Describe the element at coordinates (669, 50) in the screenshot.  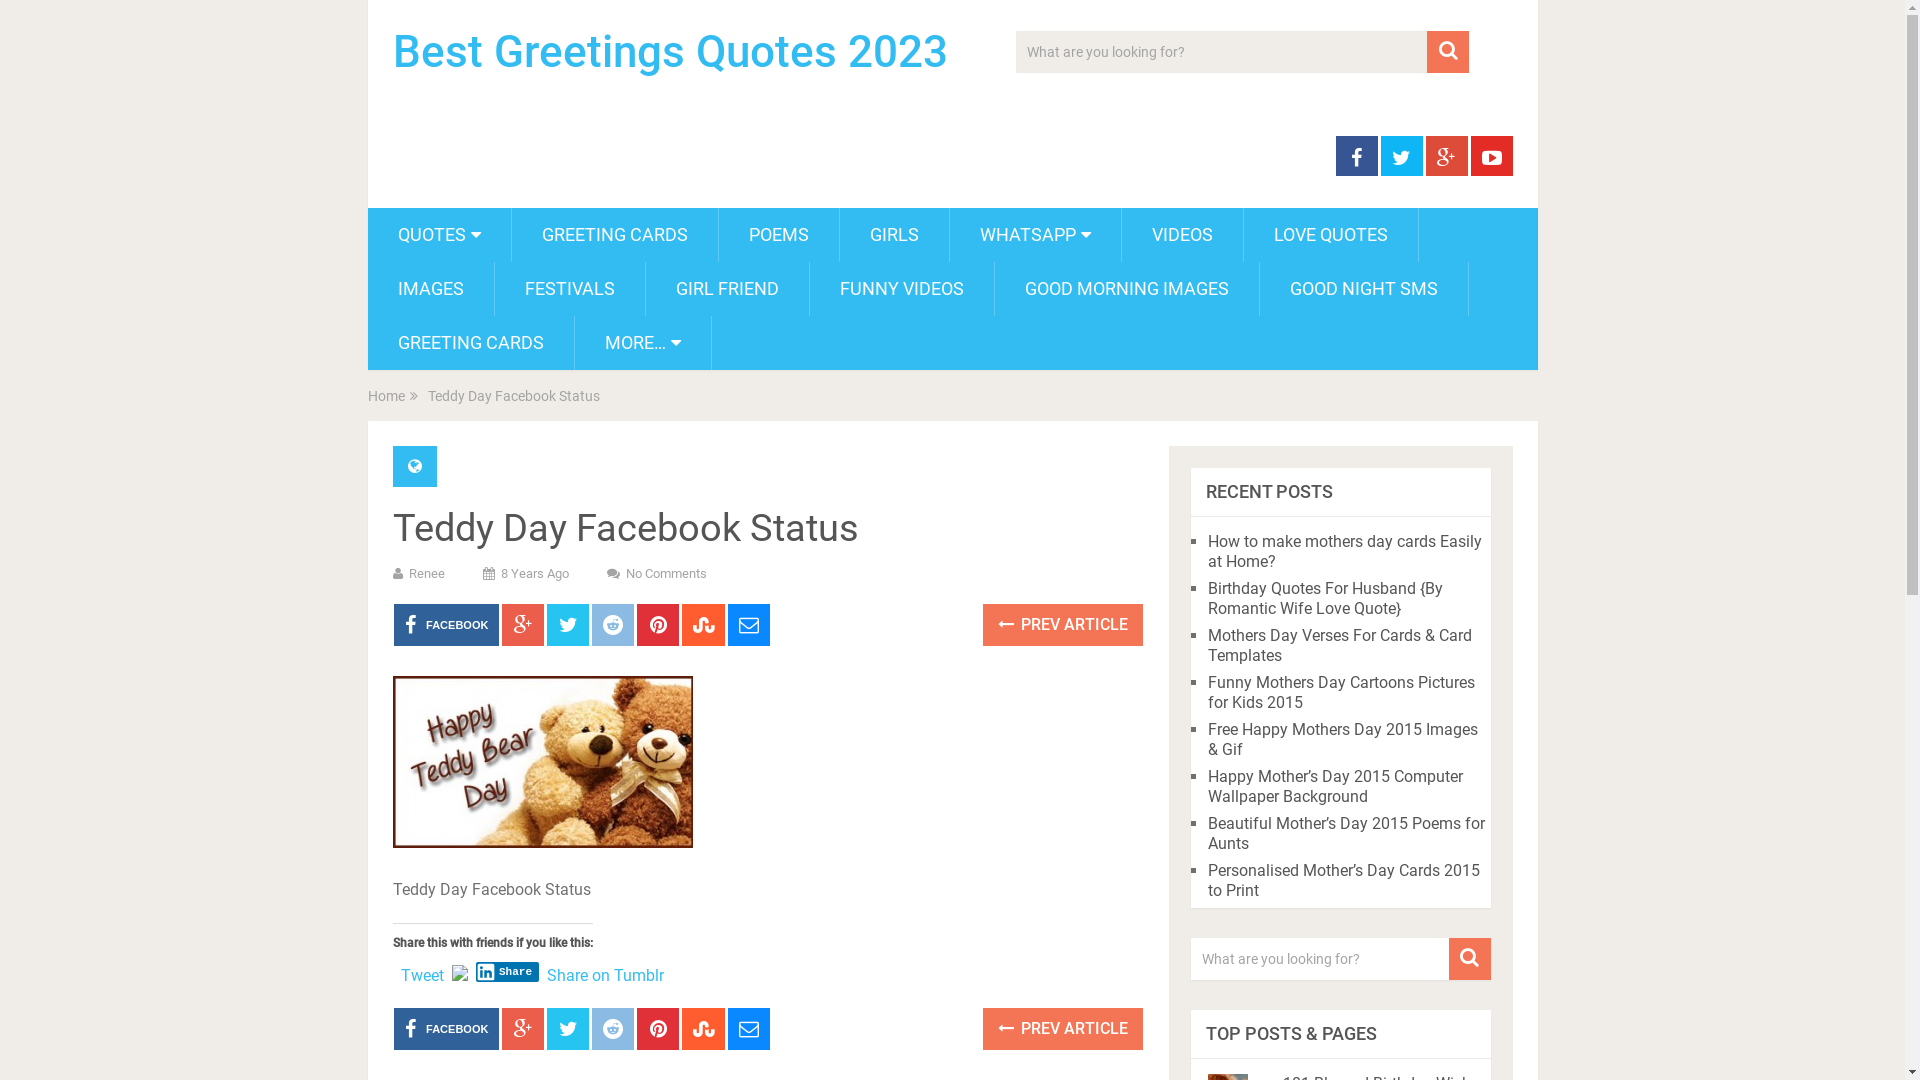
I see `'Best Greetings Quotes 2023'` at that location.